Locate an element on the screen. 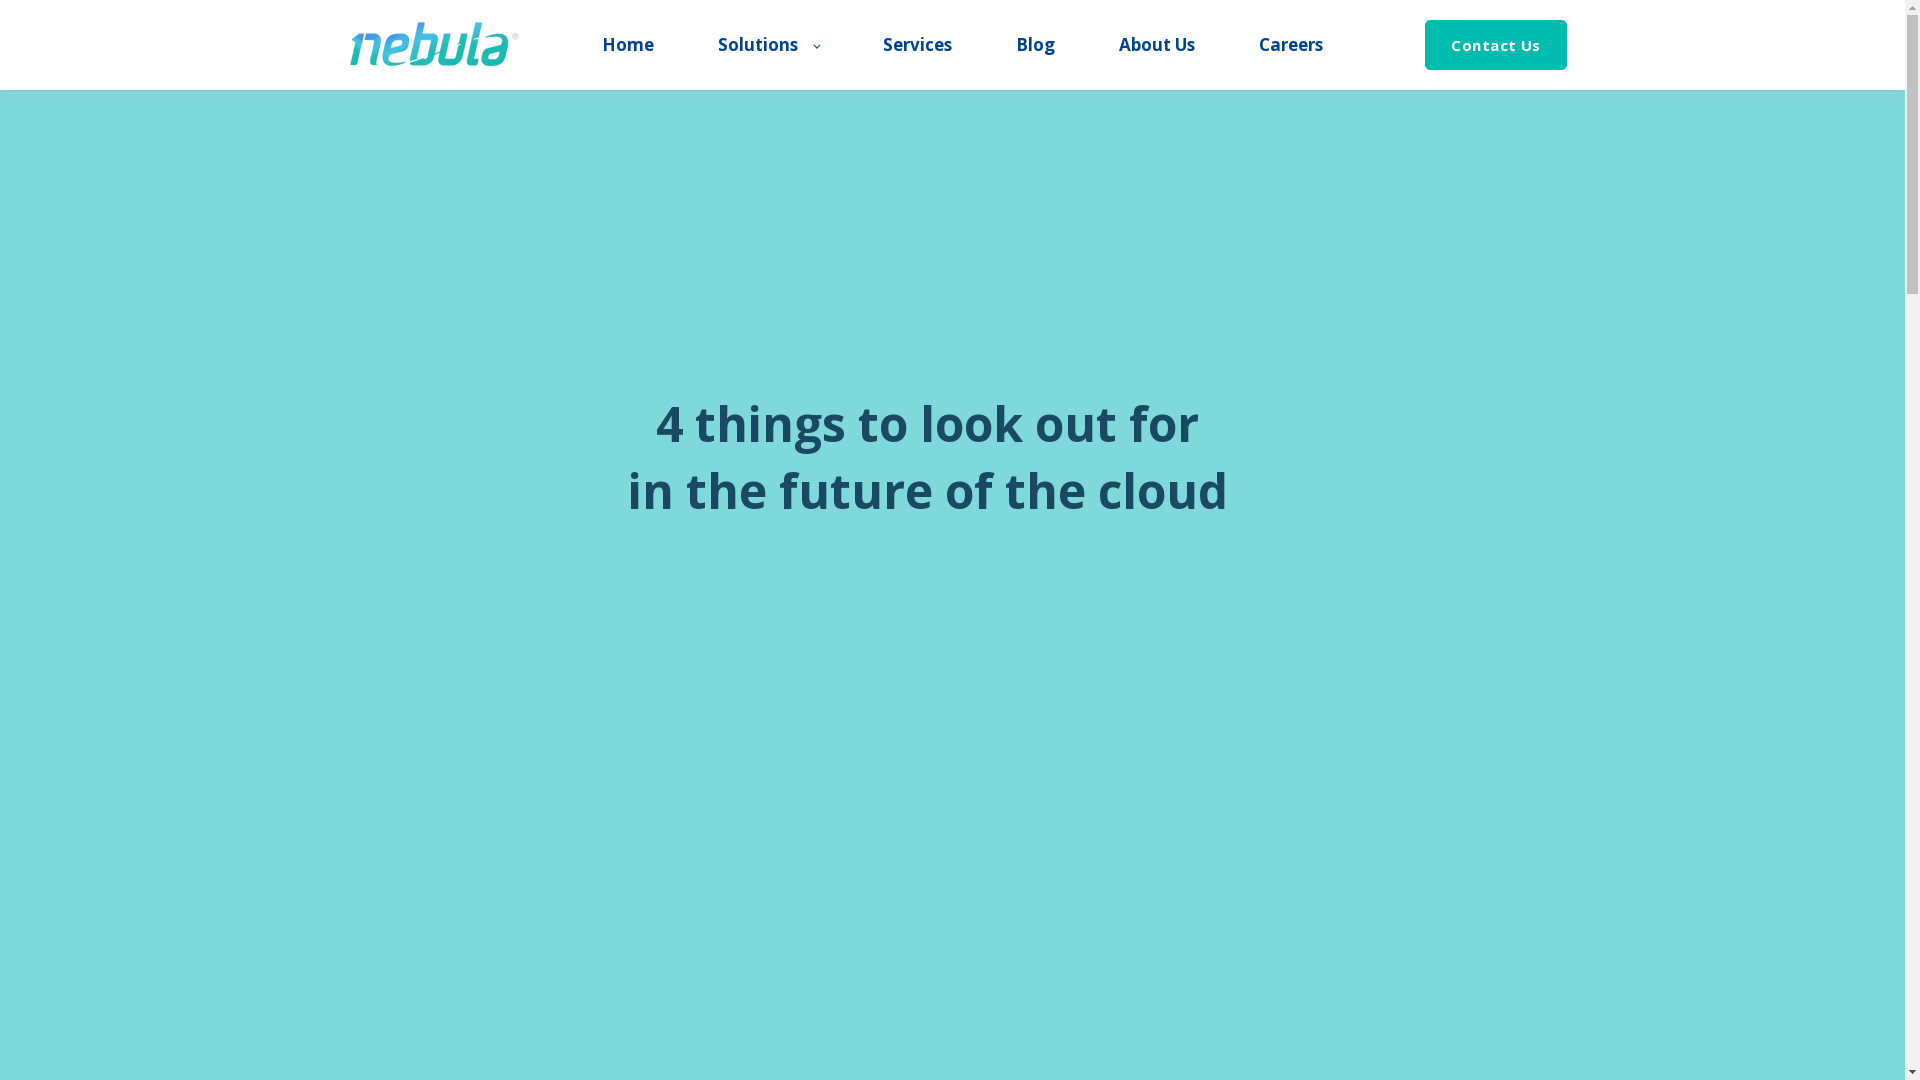 Image resolution: width=1920 pixels, height=1080 pixels. 'Blog' is located at coordinates (1016, 45).